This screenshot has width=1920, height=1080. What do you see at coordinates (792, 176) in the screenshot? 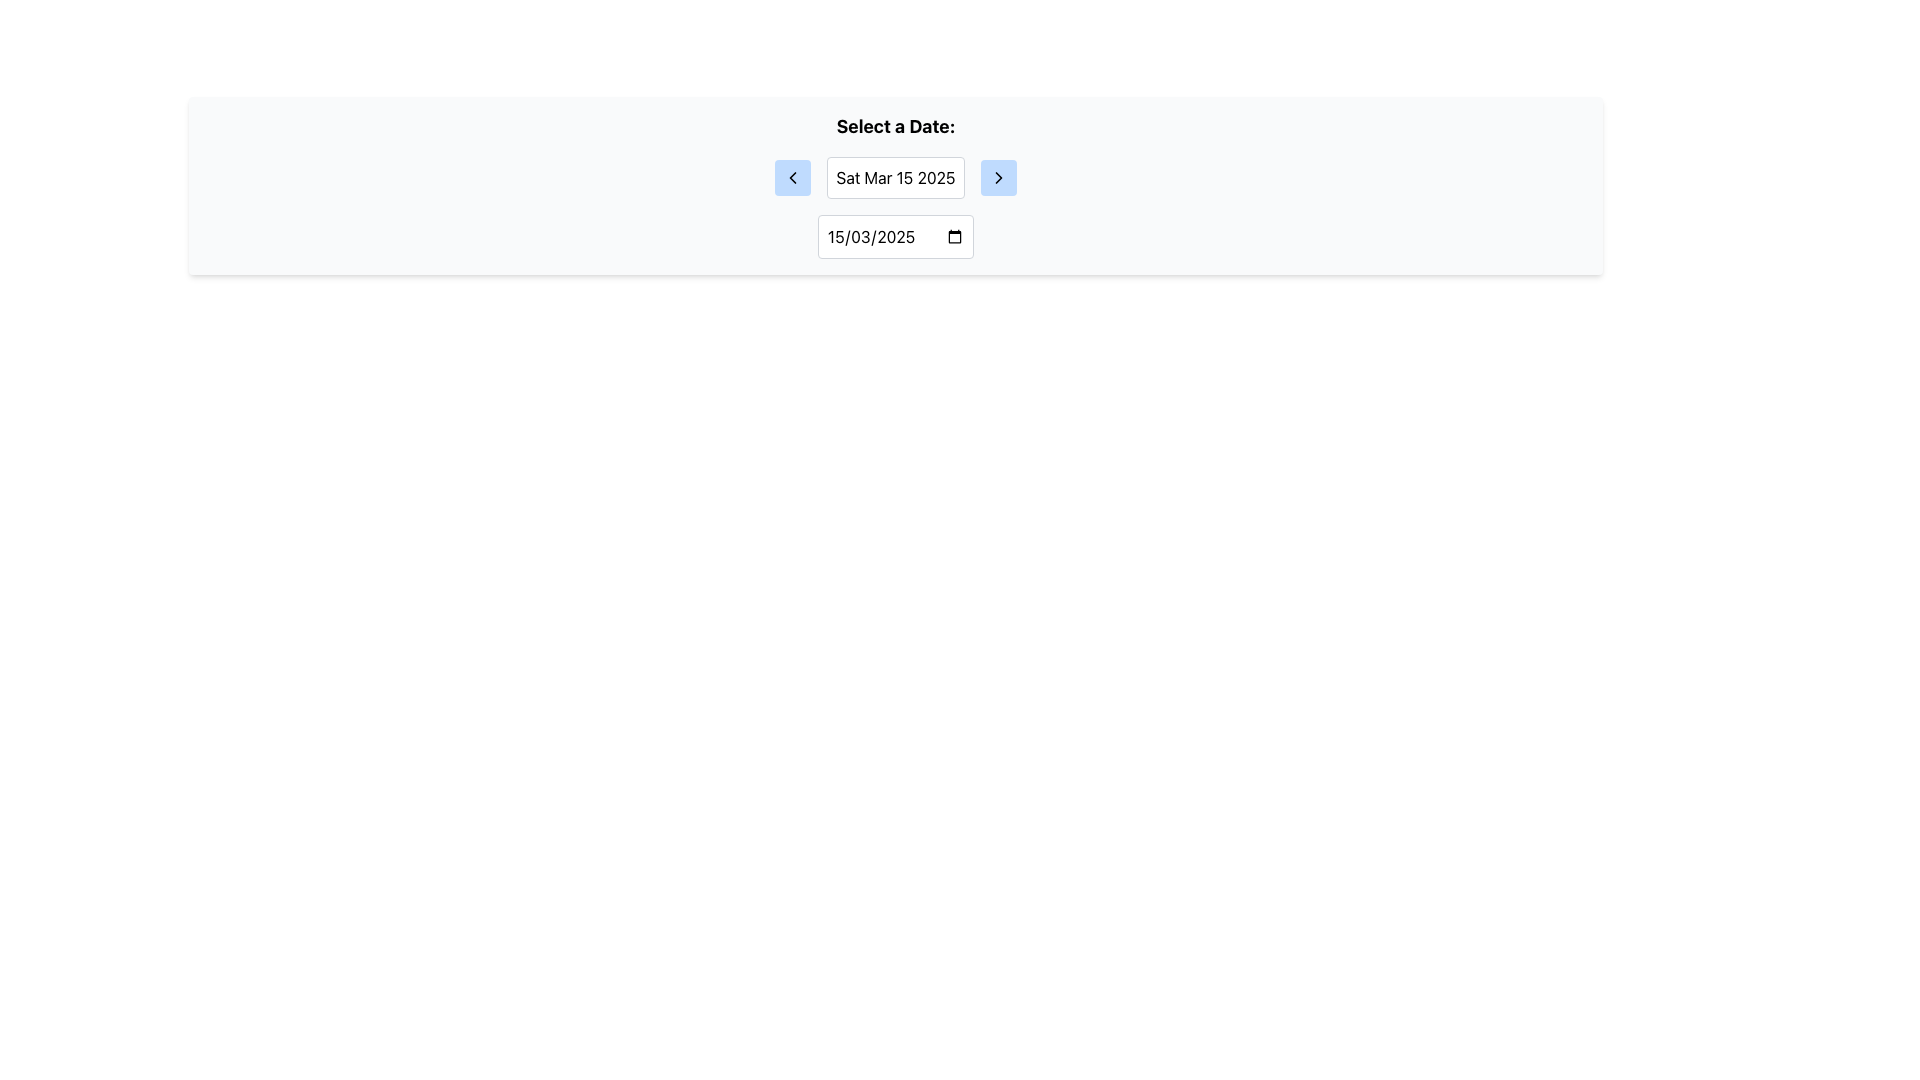
I see `the left arrow icon button, which is a thin black outline arrow inside a light blue square button` at bounding box center [792, 176].